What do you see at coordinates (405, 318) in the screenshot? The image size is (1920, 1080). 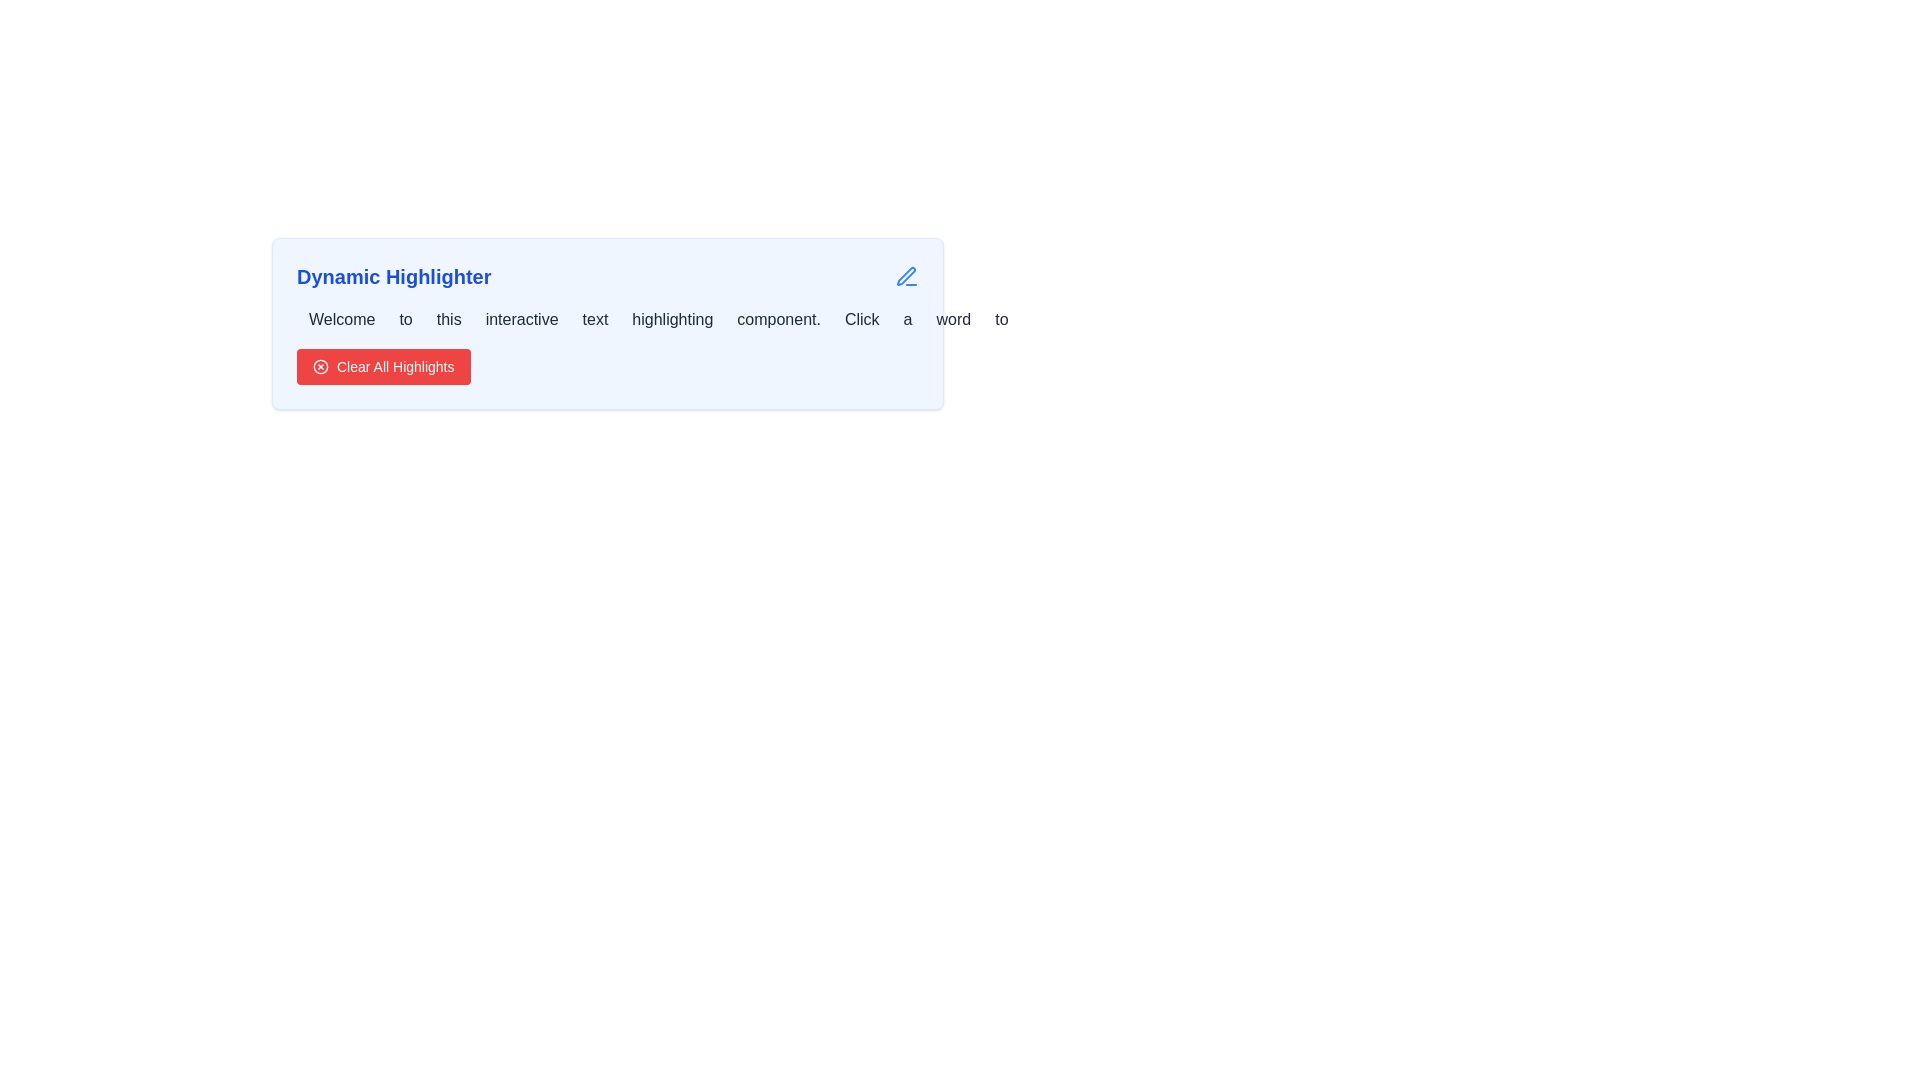 I see `the text span or label displaying the word 'to', which is center-aligned in a standard sans-serif font and appears between 'Welcome' and 'this'` at bounding box center [405, 318].